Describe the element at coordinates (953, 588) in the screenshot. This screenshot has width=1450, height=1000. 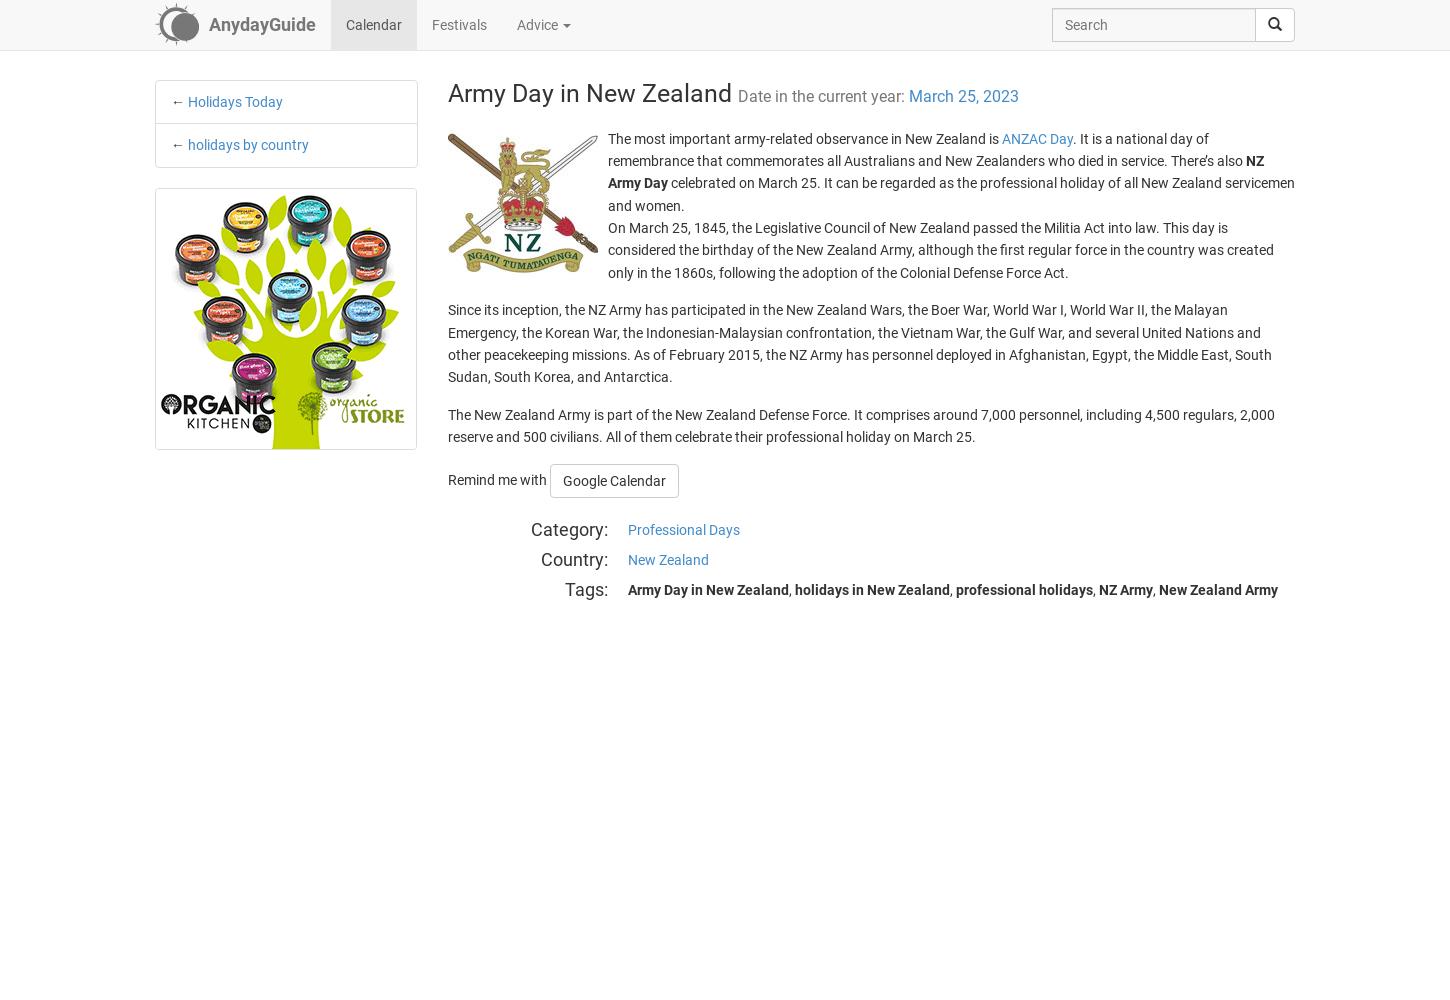
I see `'professional holidays'` at that location.